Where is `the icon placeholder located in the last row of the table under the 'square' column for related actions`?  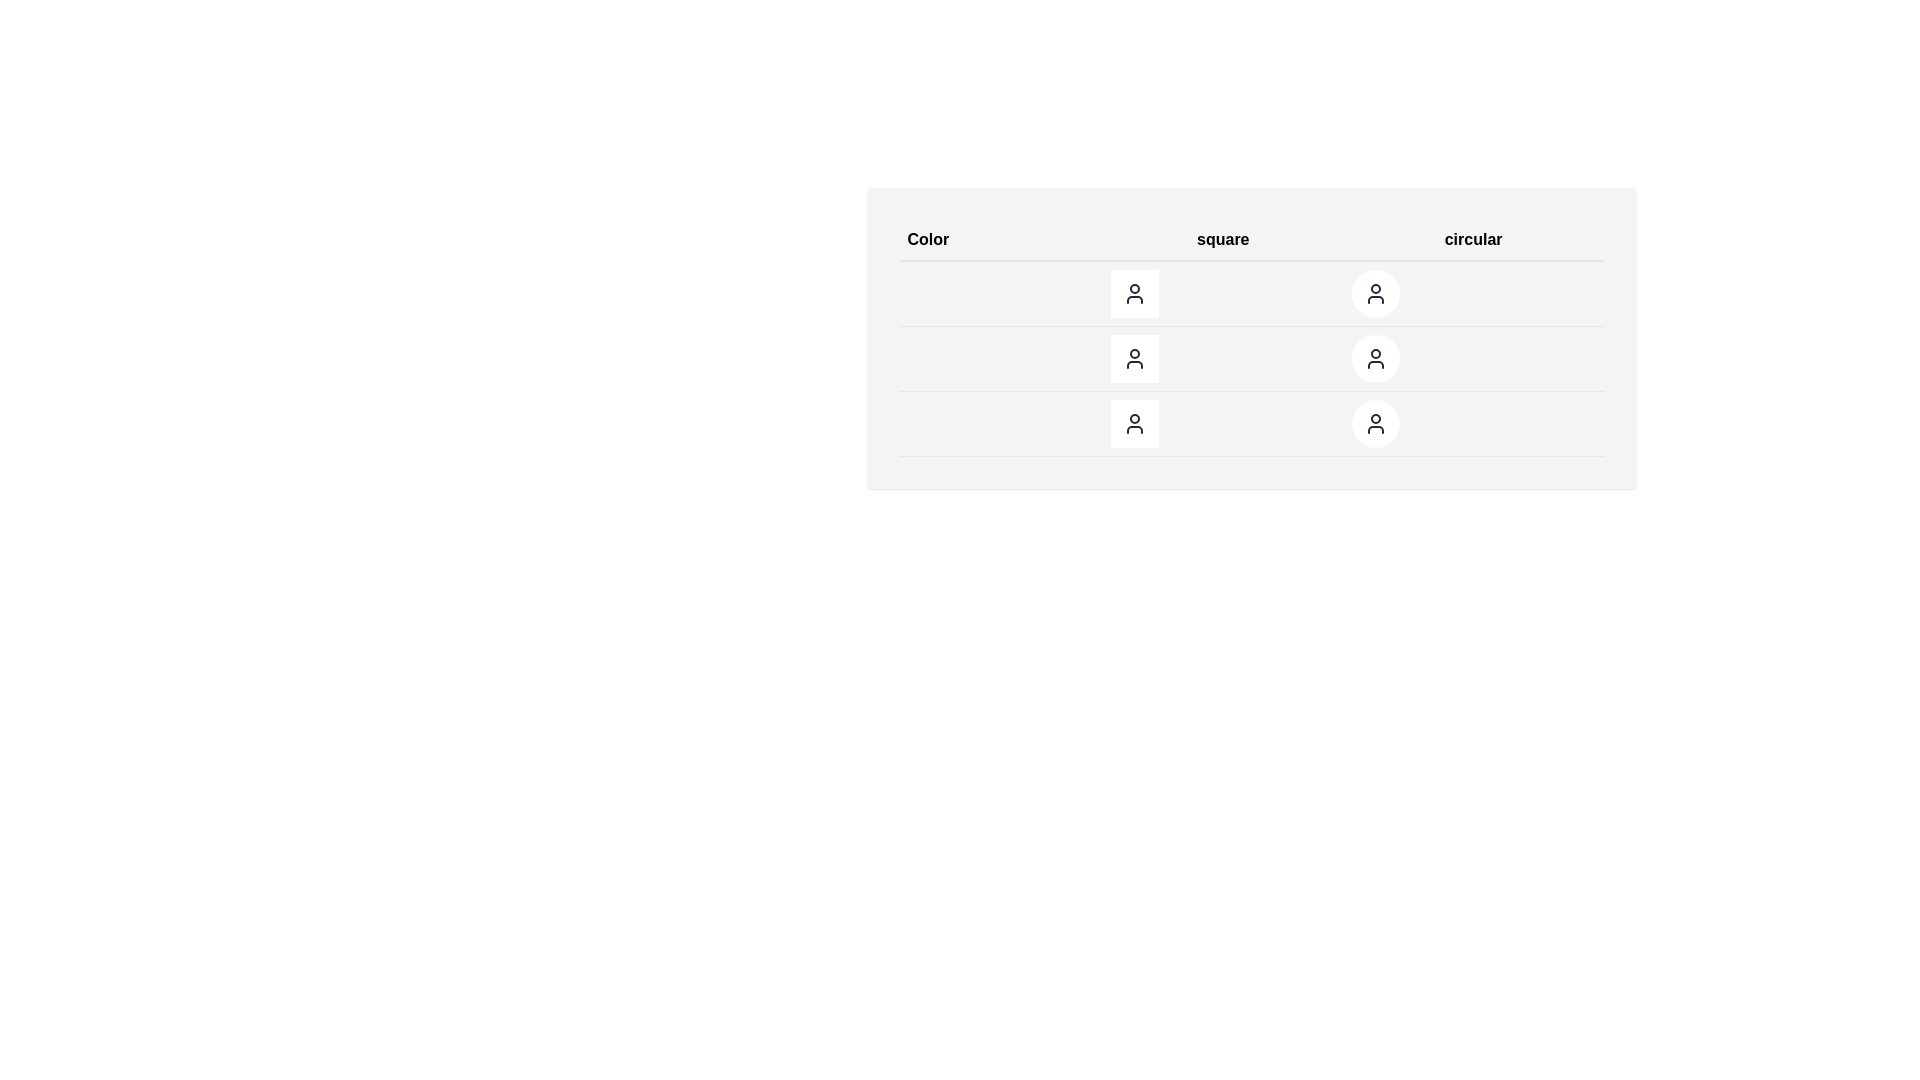 the icon placeholder located in the last row of the table under the 'square' column for related actions is located at coordinates (1250, 423).